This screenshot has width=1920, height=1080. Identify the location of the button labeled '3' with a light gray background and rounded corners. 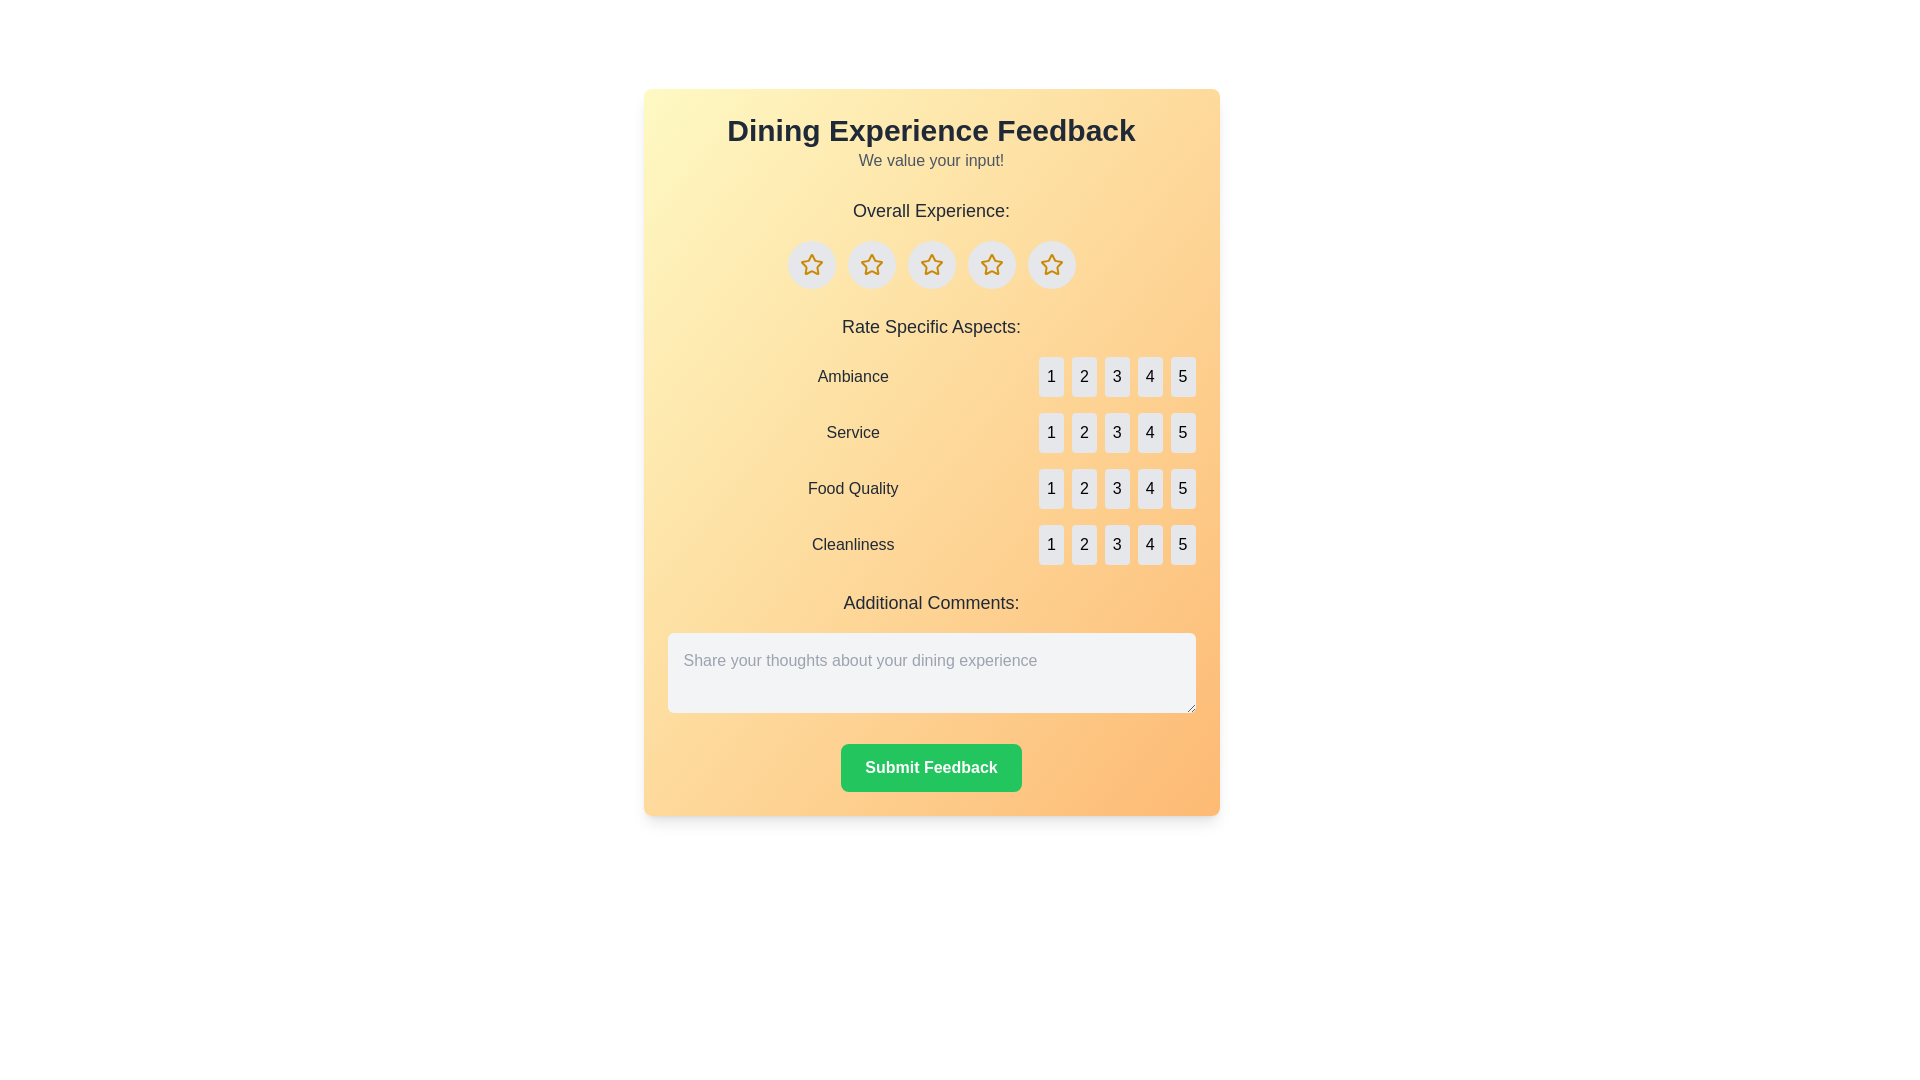
(1116, 544).